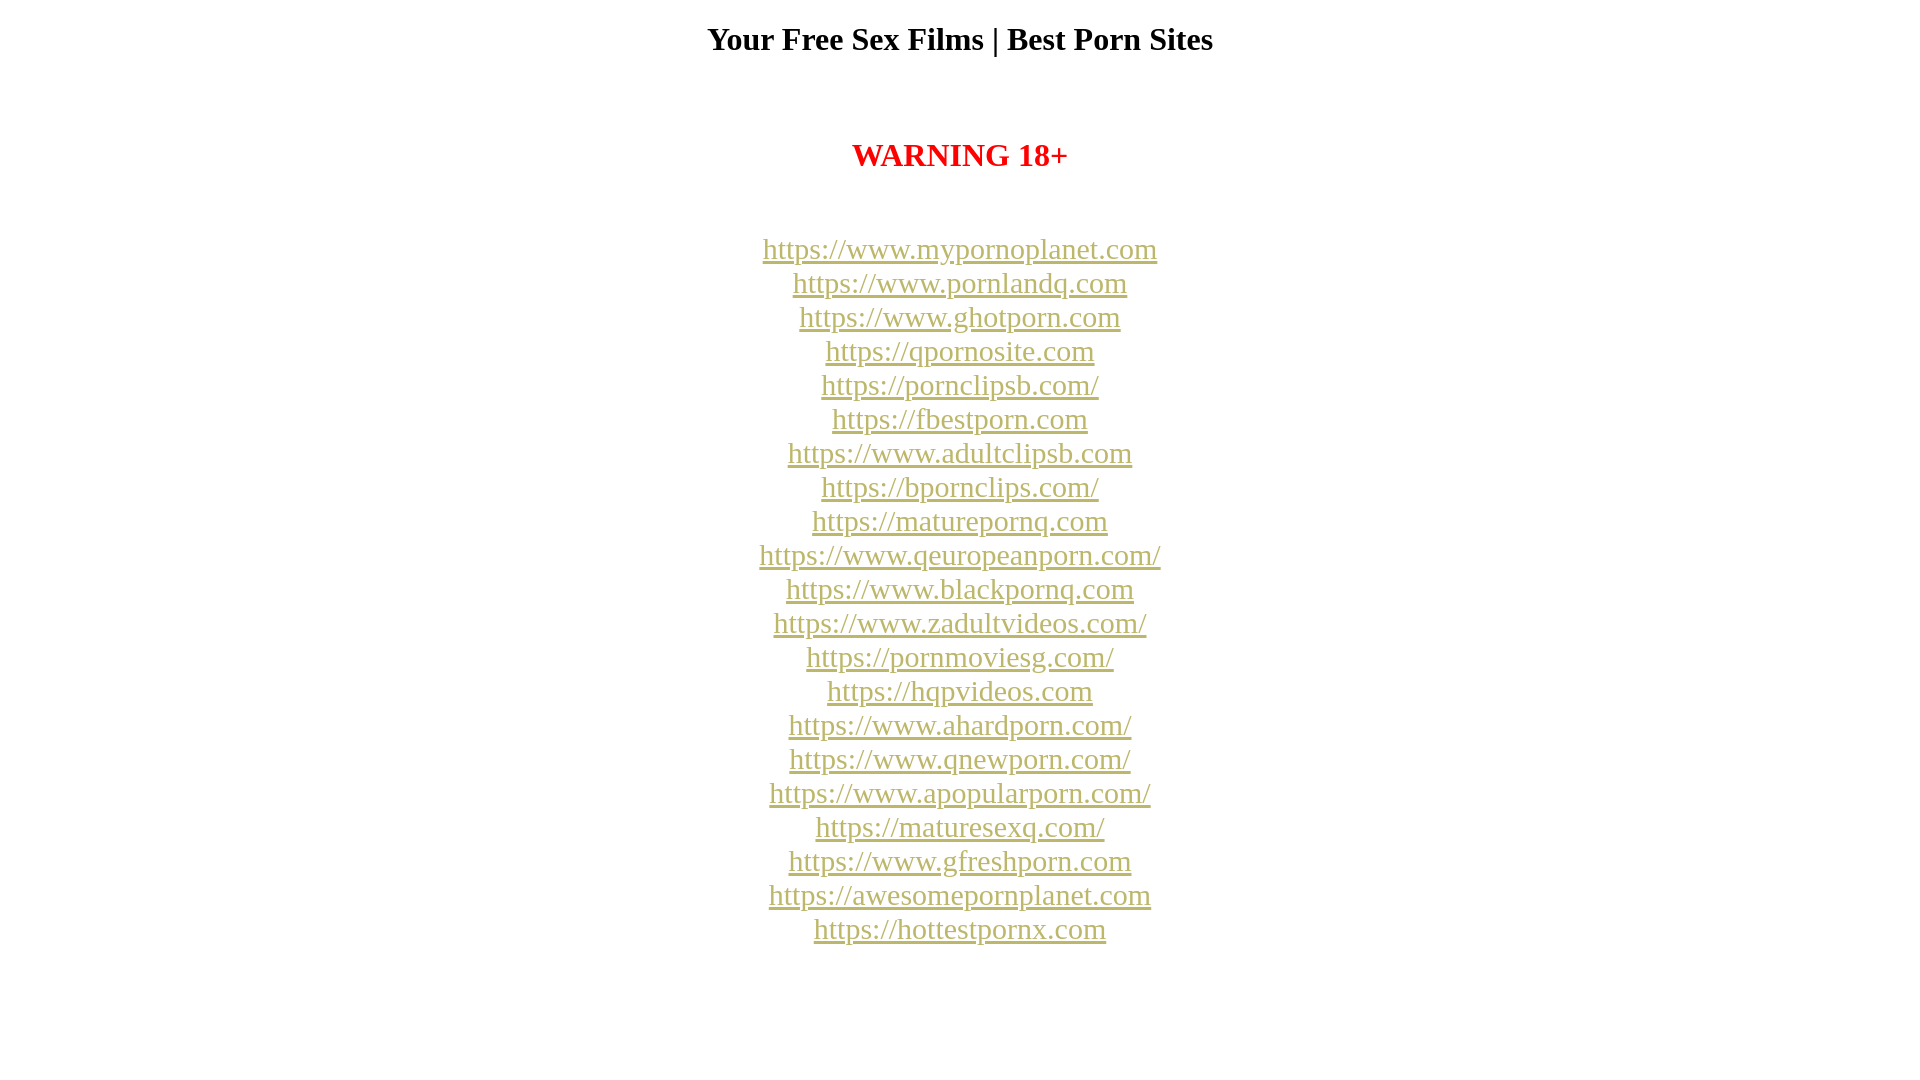 The width and height of the screenshot is (1920, 1080). Describe the element at coordinates (960, 928) in the screenshot. I see `'https://hottestpornx.com'` at that location.